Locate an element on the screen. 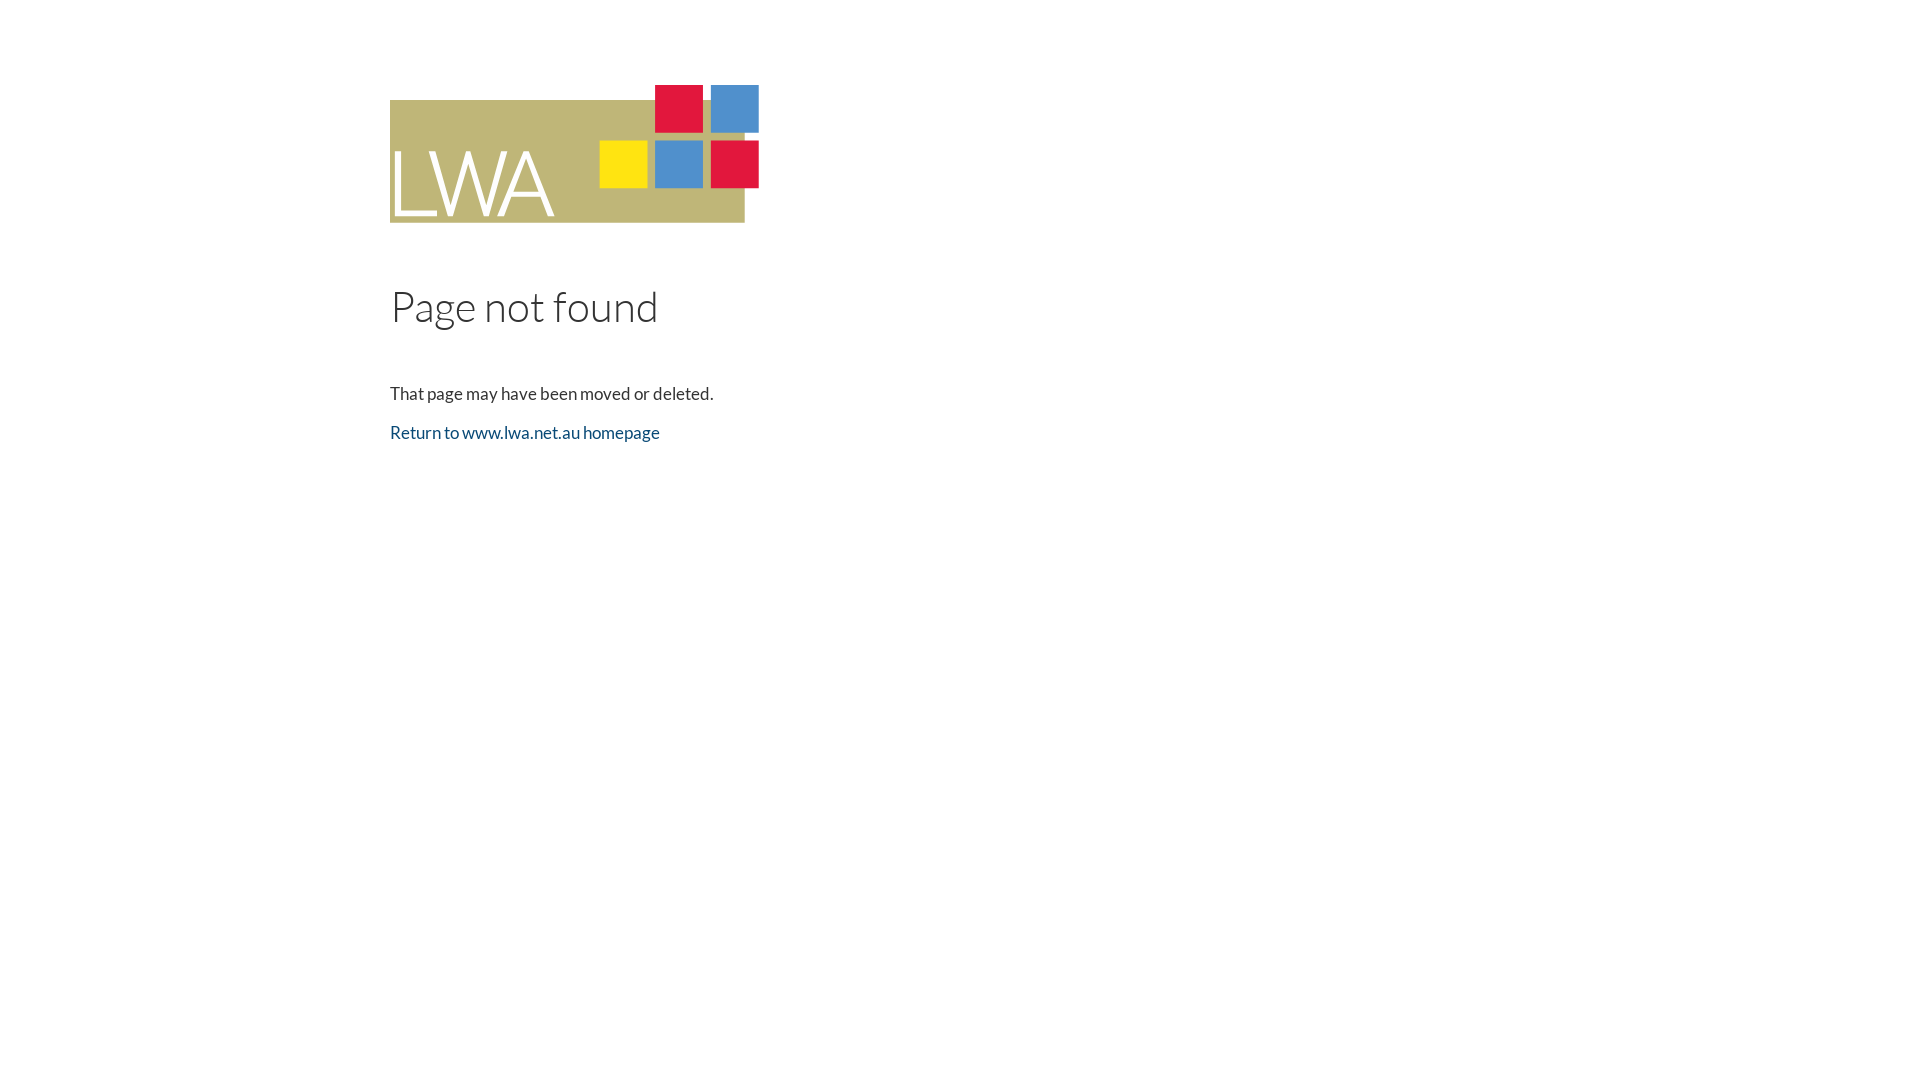 Image resolution: width=1920 pixels, height=1080 pixels. 'LWA' is located at coordinates (573, 153).